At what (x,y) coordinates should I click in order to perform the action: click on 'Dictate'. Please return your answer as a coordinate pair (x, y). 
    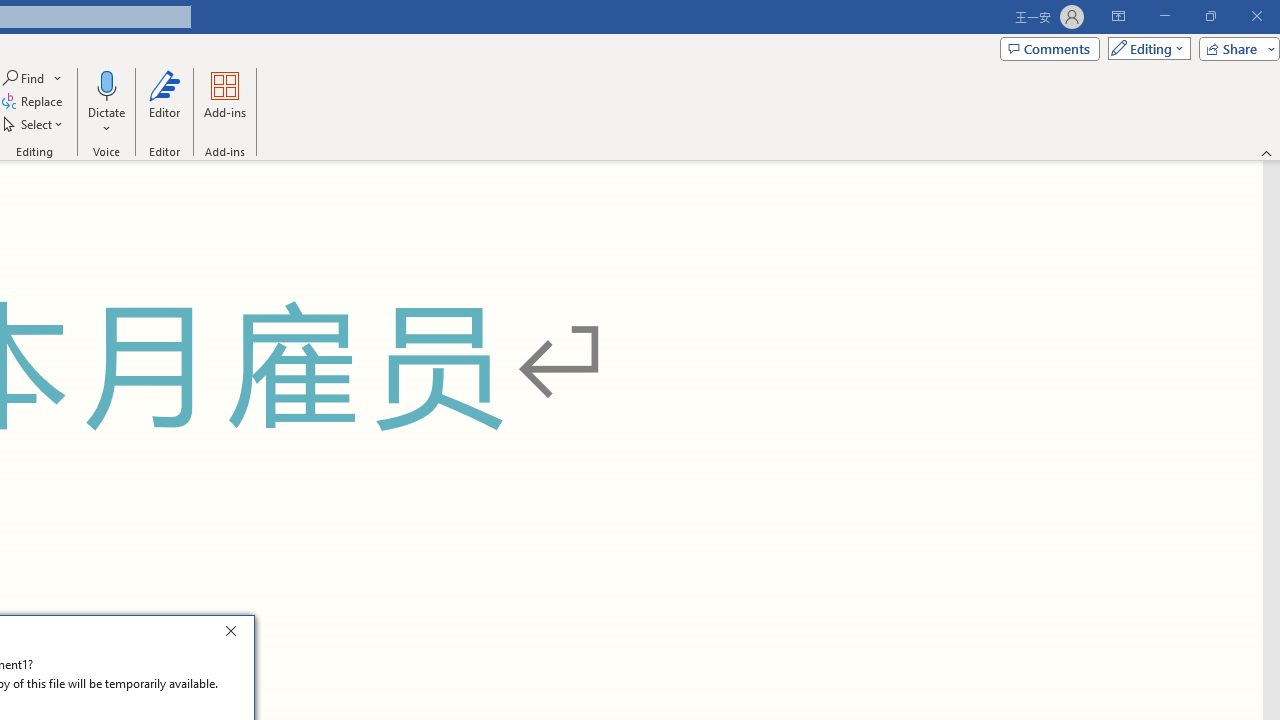
    Looking at the image, I should click on (105, 103).